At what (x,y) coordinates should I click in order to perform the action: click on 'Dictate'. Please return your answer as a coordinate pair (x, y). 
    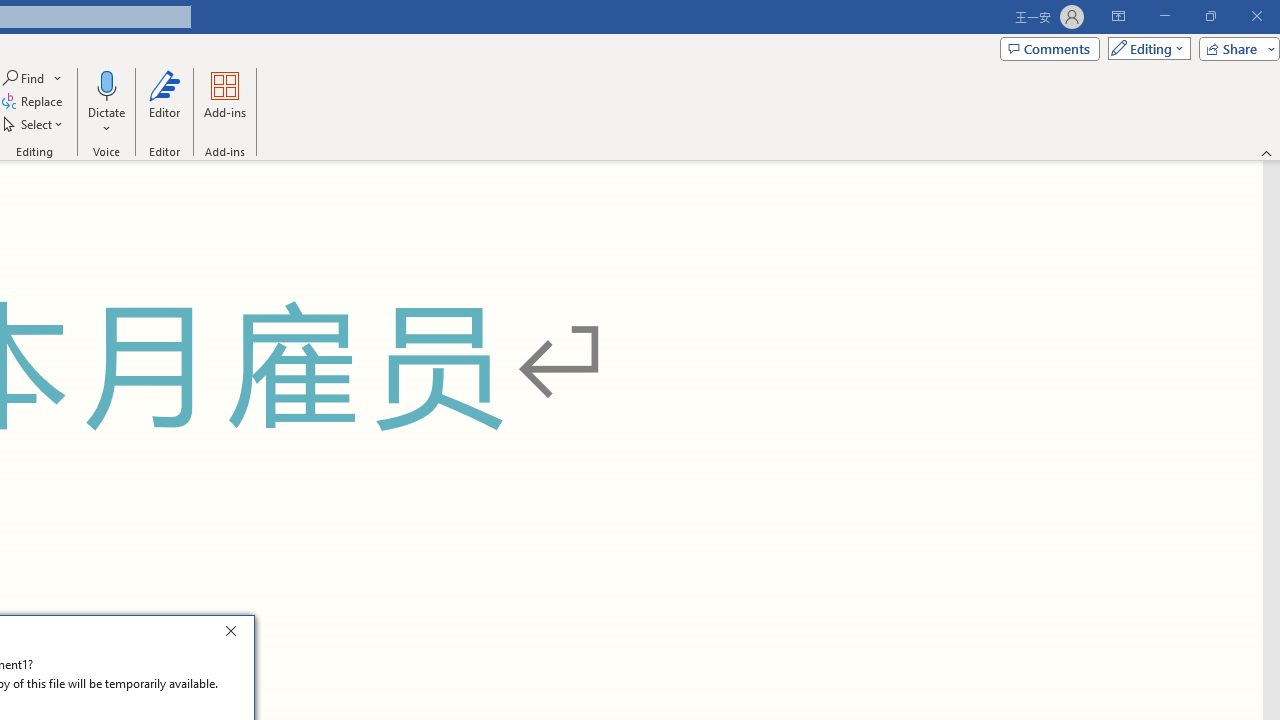
    Looking at the image, I should click on (105, 103).